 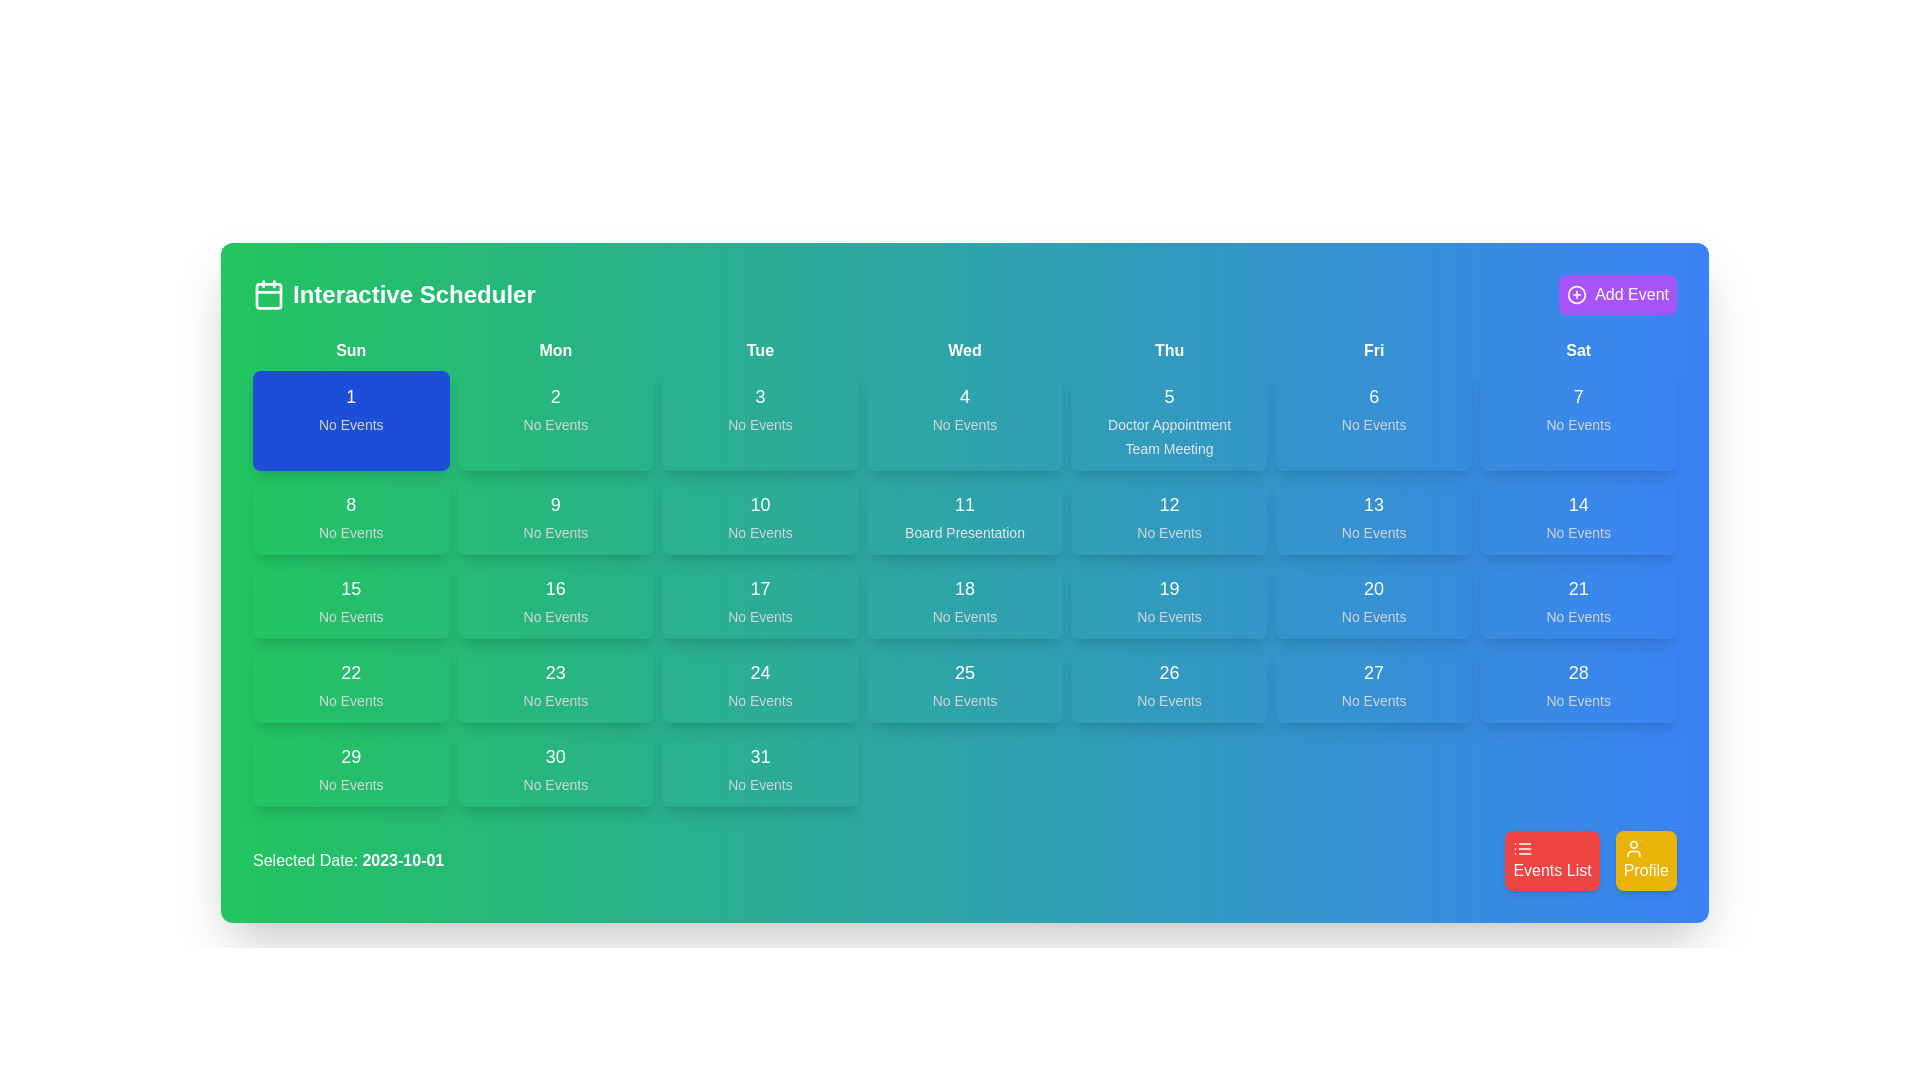 I want to click on the button-like calendar cell that displays the date '11' and the event 'Board Presentation', so click(x=964, y=515).